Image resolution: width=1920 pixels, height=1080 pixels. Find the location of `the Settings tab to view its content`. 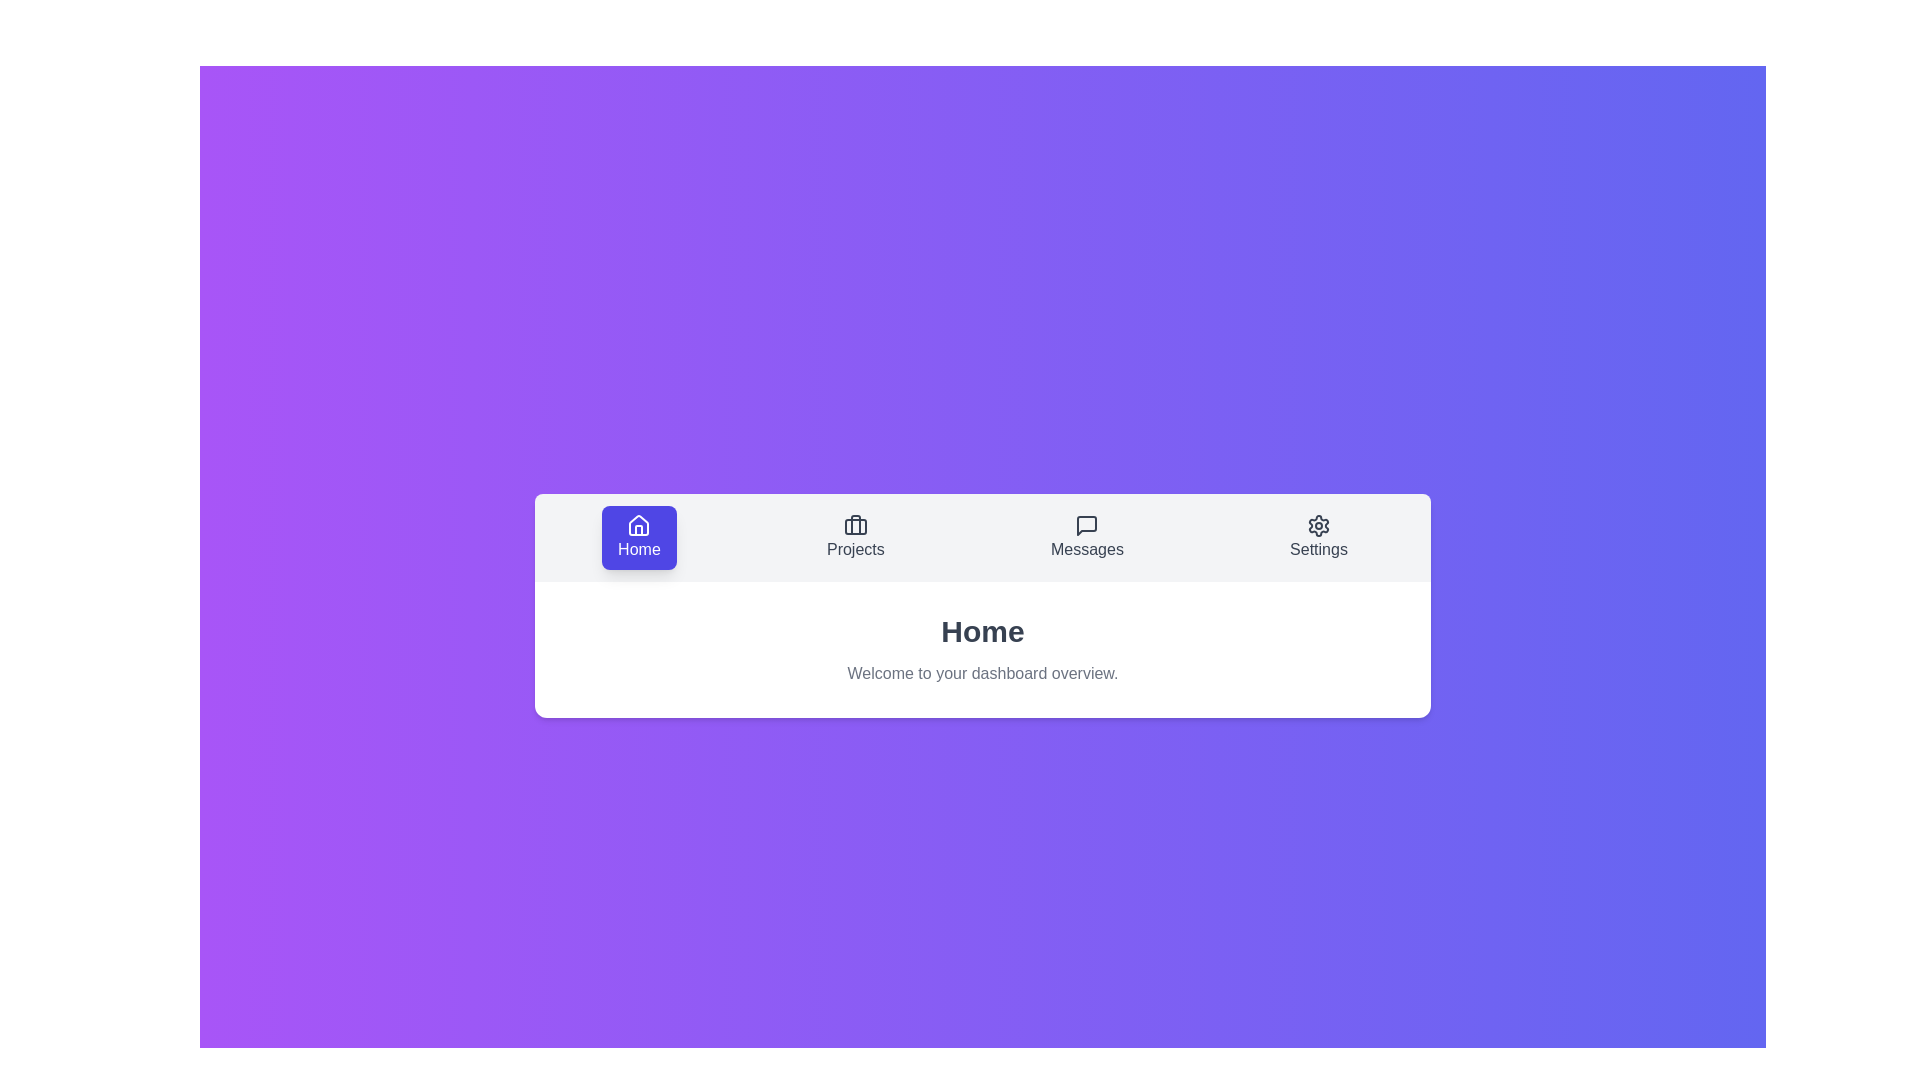

the Settings tab to view its content is located at coordinates (1319, 536).